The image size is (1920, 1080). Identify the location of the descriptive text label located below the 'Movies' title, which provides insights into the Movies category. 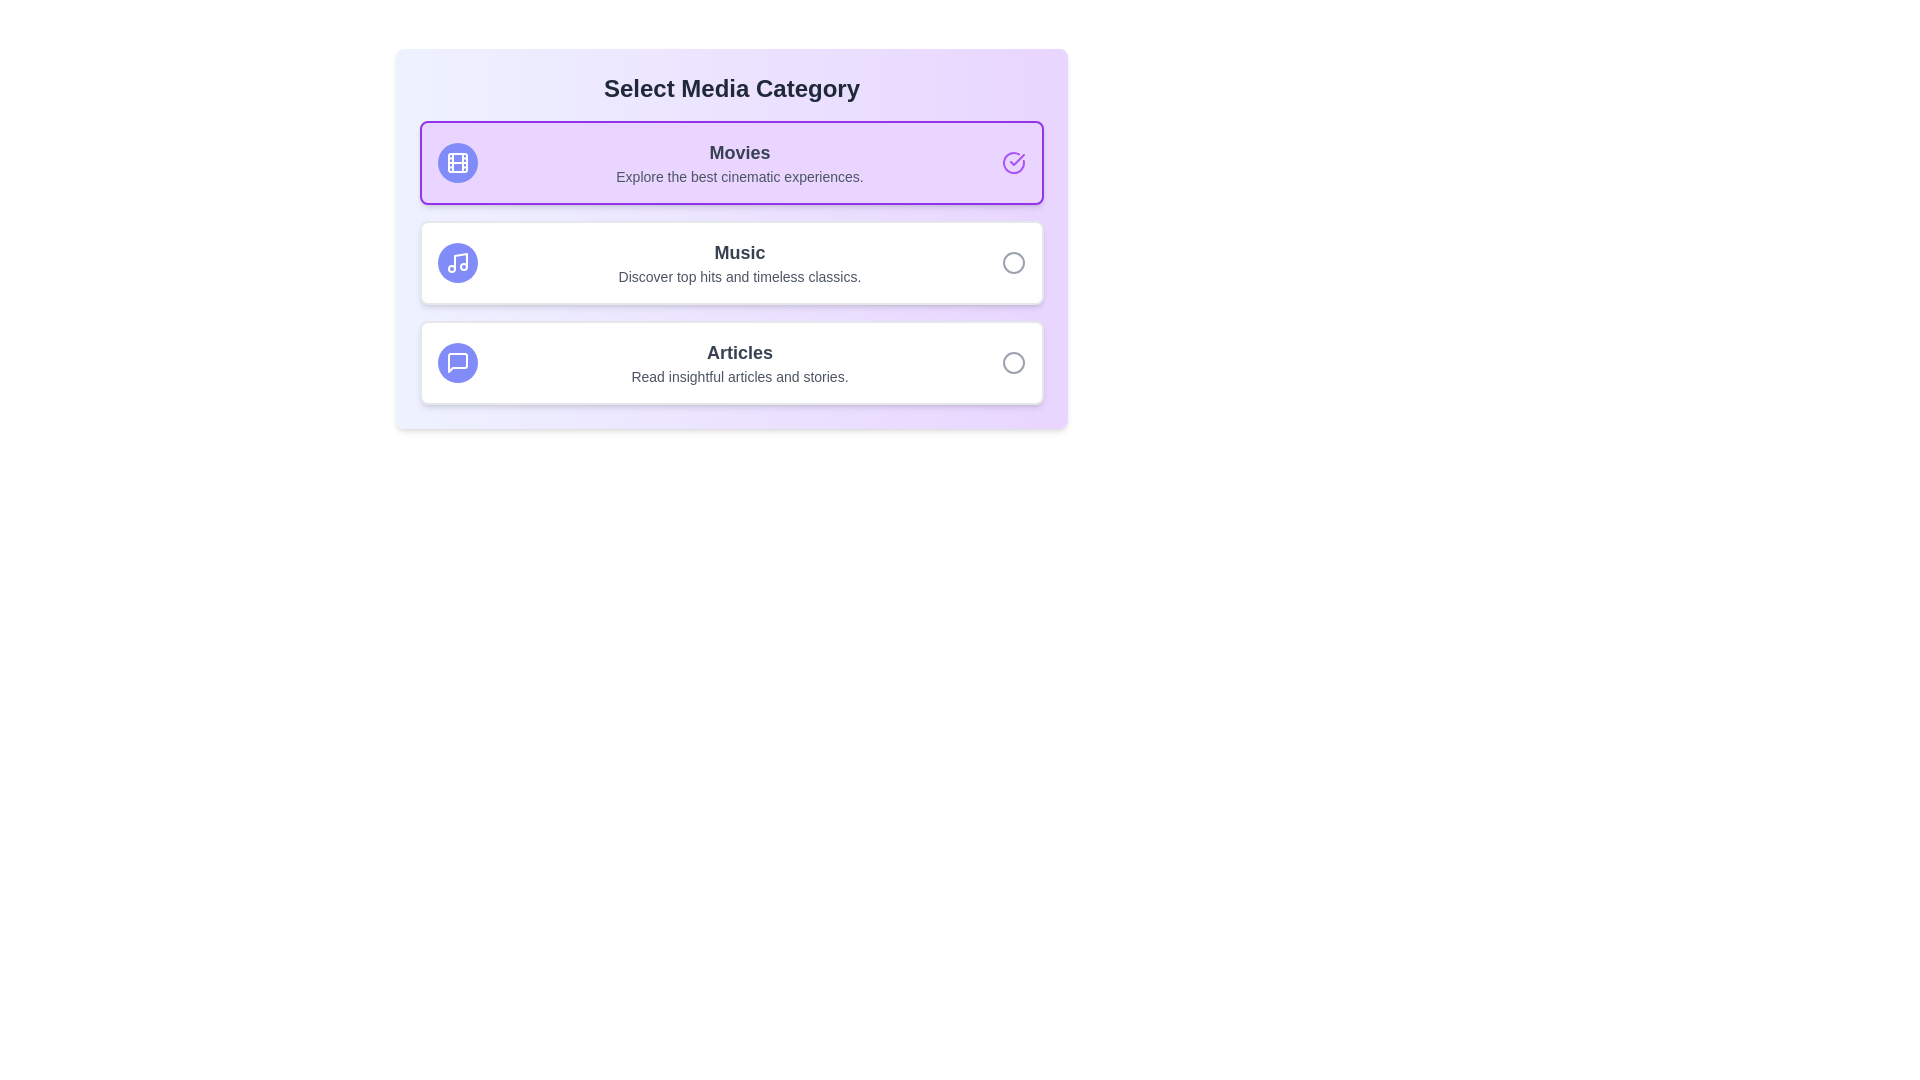
(738, 176).